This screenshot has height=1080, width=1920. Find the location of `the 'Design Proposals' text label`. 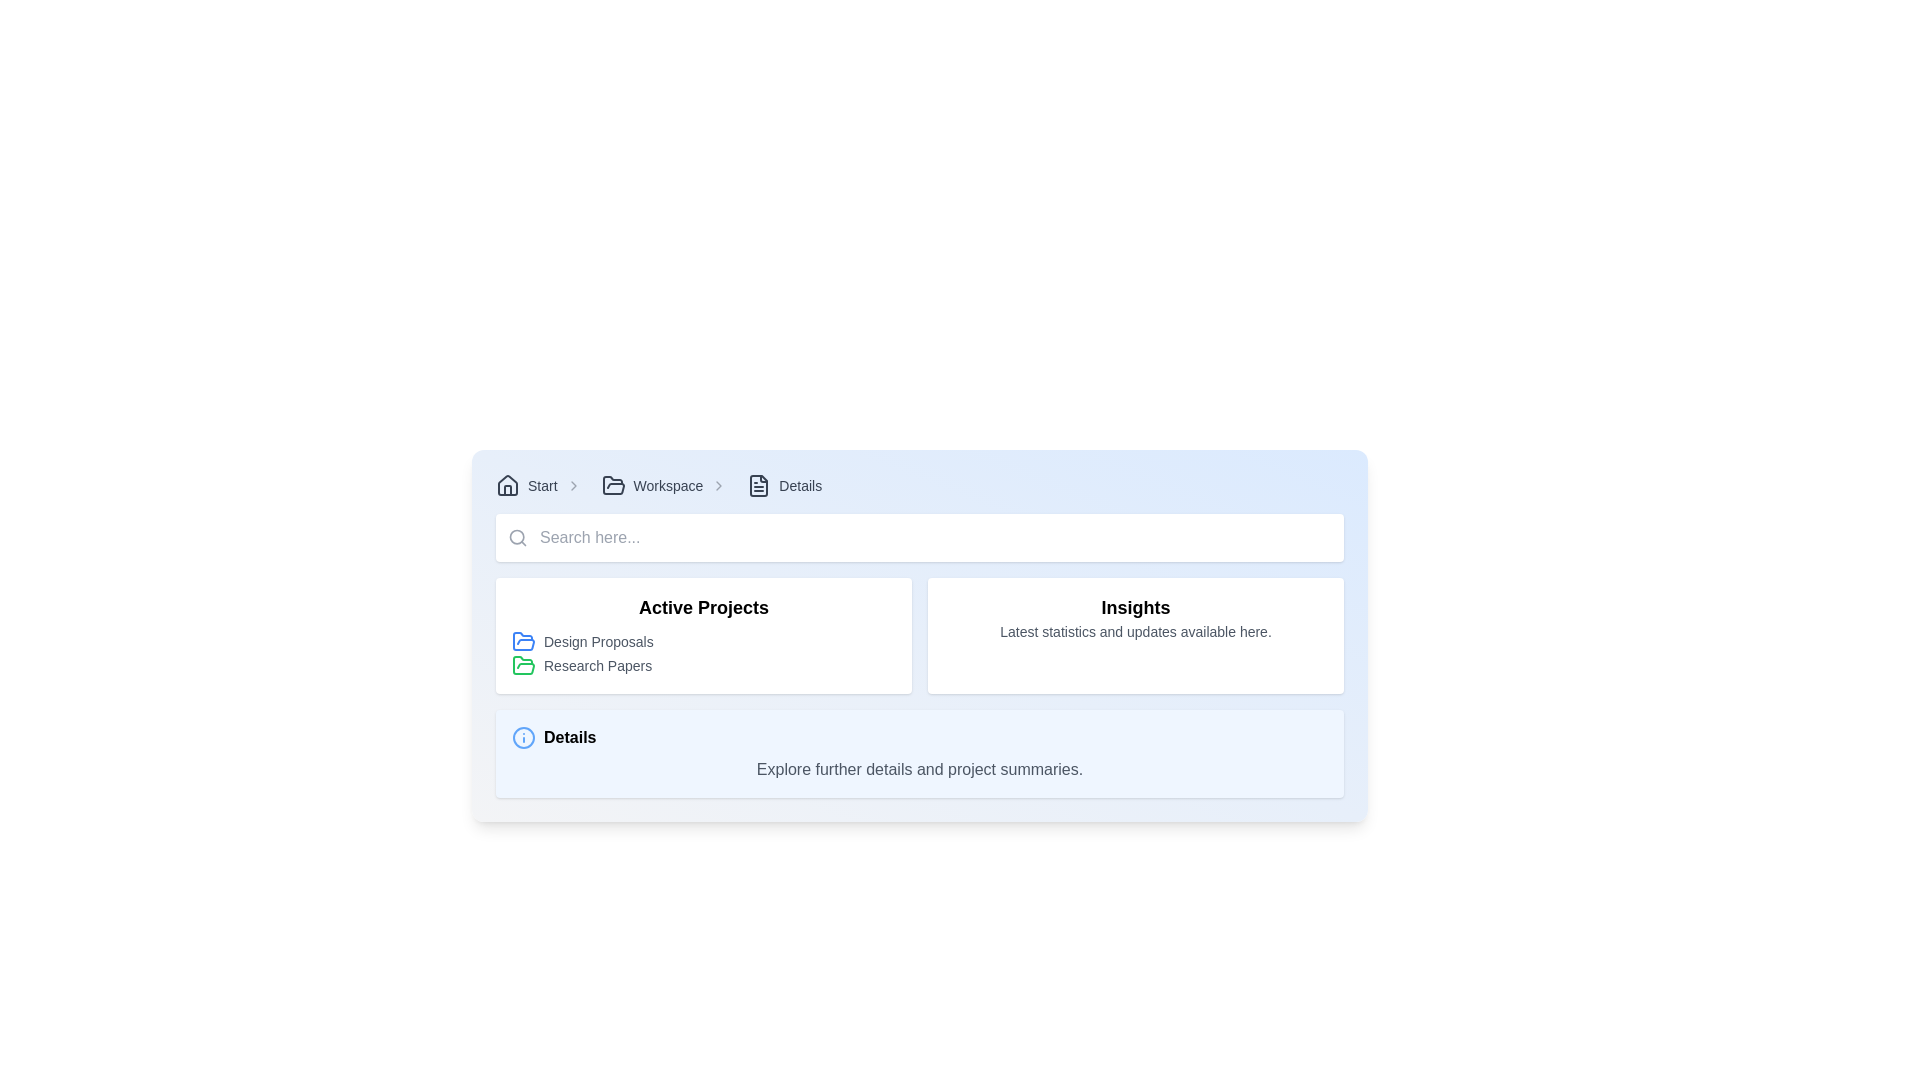

the 'Design Proposals' text label is located at coordinates (597, 641).